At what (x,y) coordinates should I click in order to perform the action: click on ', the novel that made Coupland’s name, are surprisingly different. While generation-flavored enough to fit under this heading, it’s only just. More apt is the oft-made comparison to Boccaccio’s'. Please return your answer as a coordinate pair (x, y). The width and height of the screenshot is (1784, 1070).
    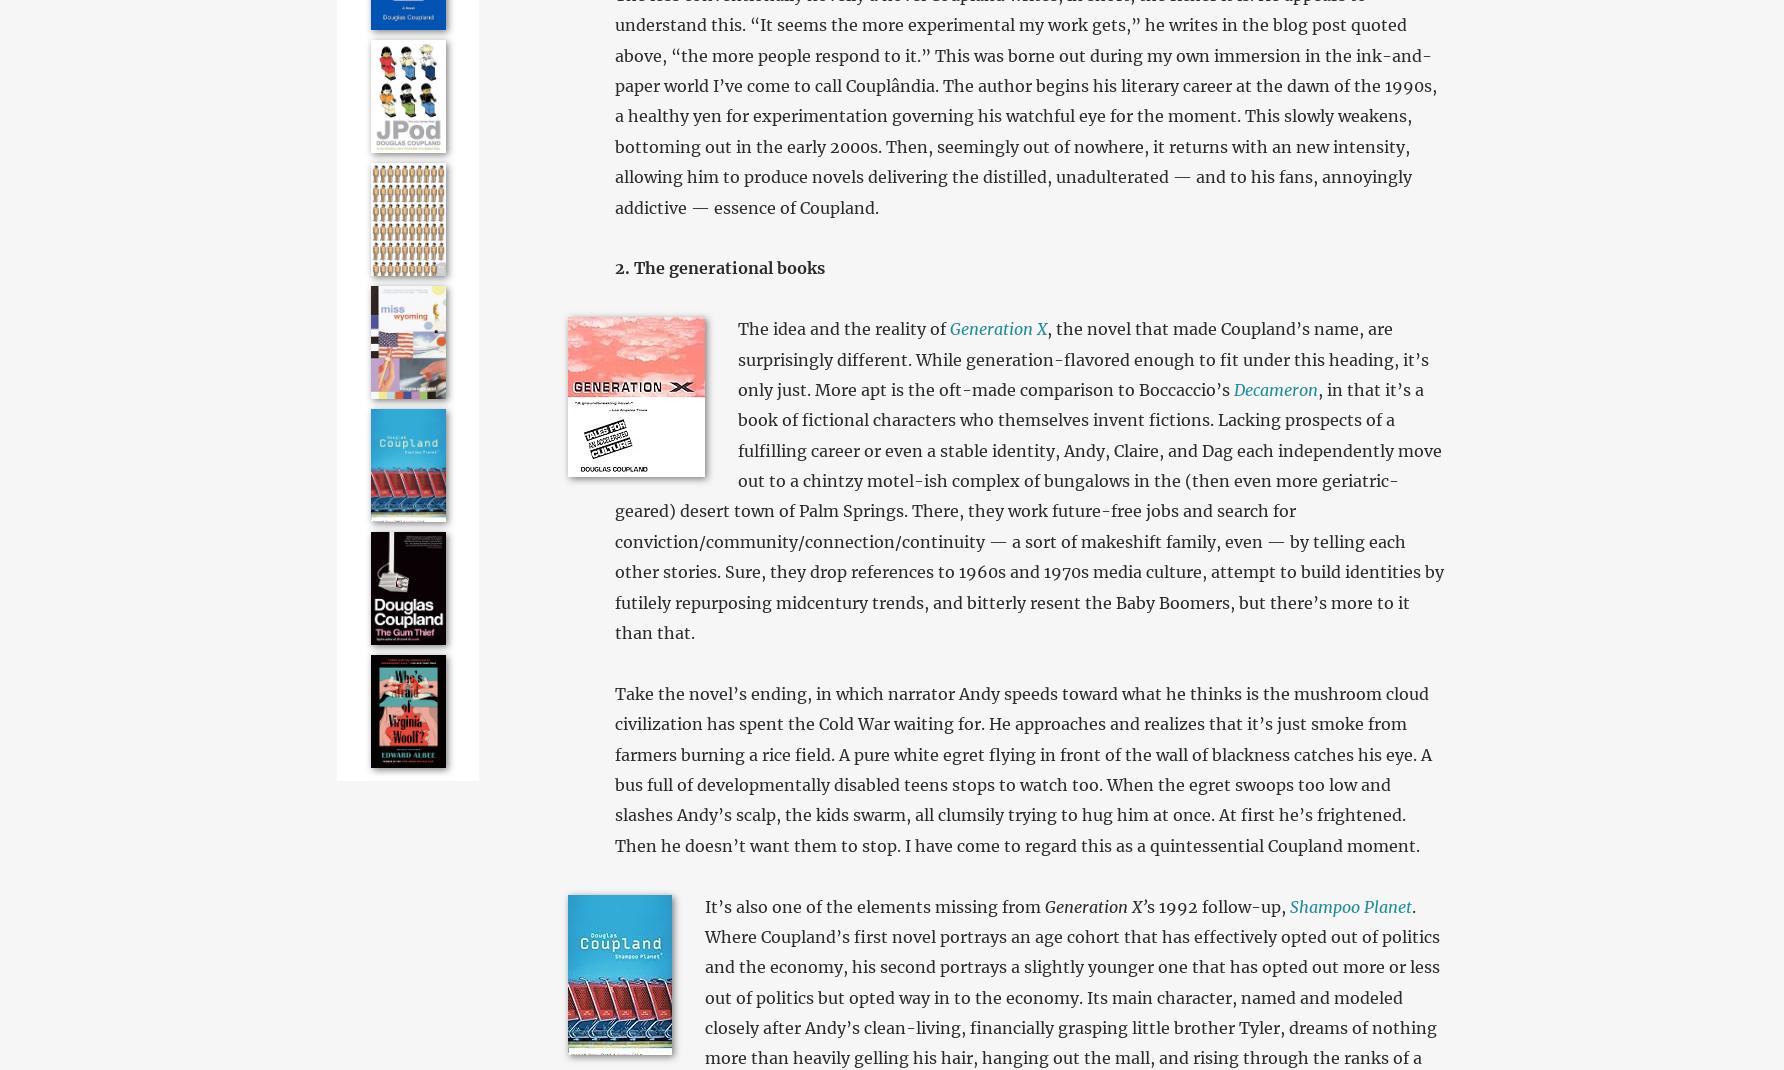
    Looking at the image, I should click on (1081, 357).